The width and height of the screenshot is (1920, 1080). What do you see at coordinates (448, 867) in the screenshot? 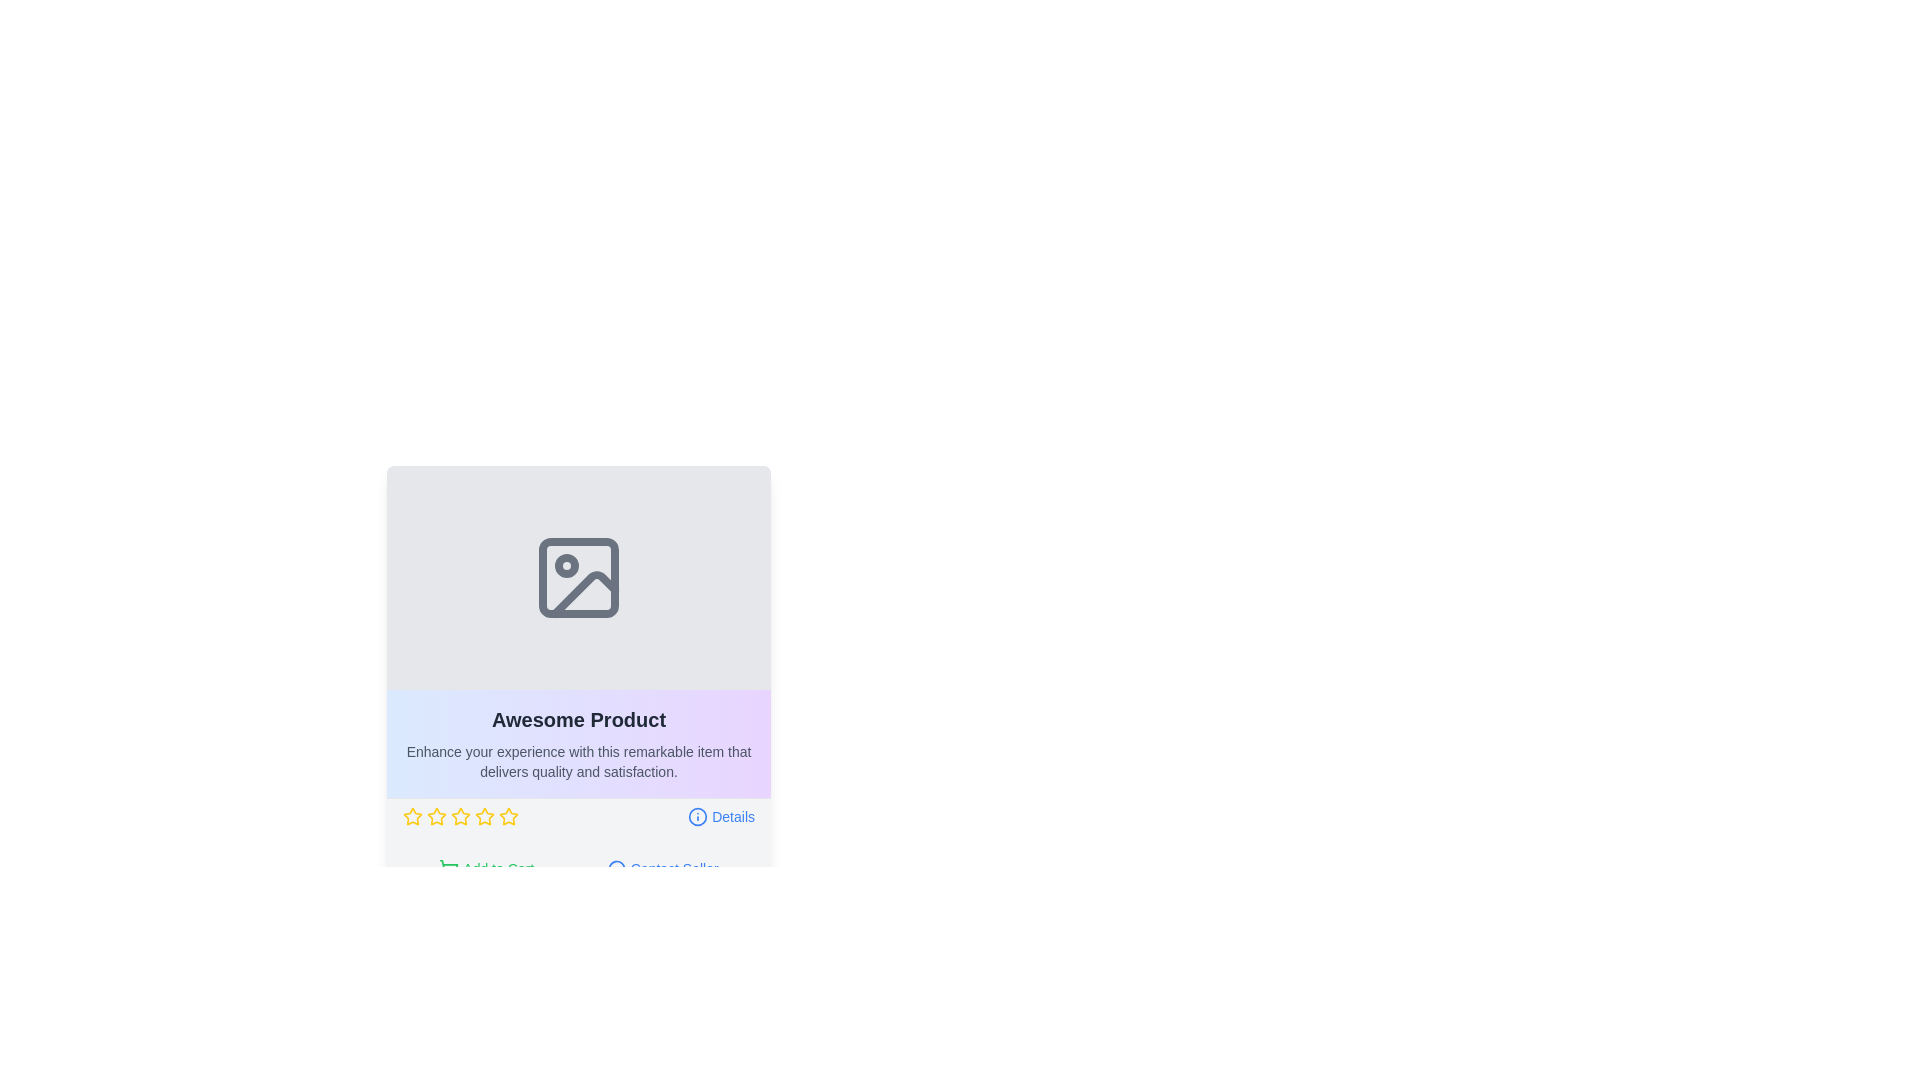
I see `the shopping cart icon on the left side of the 'Add to Cart' button` at bounding box center [448, 867].